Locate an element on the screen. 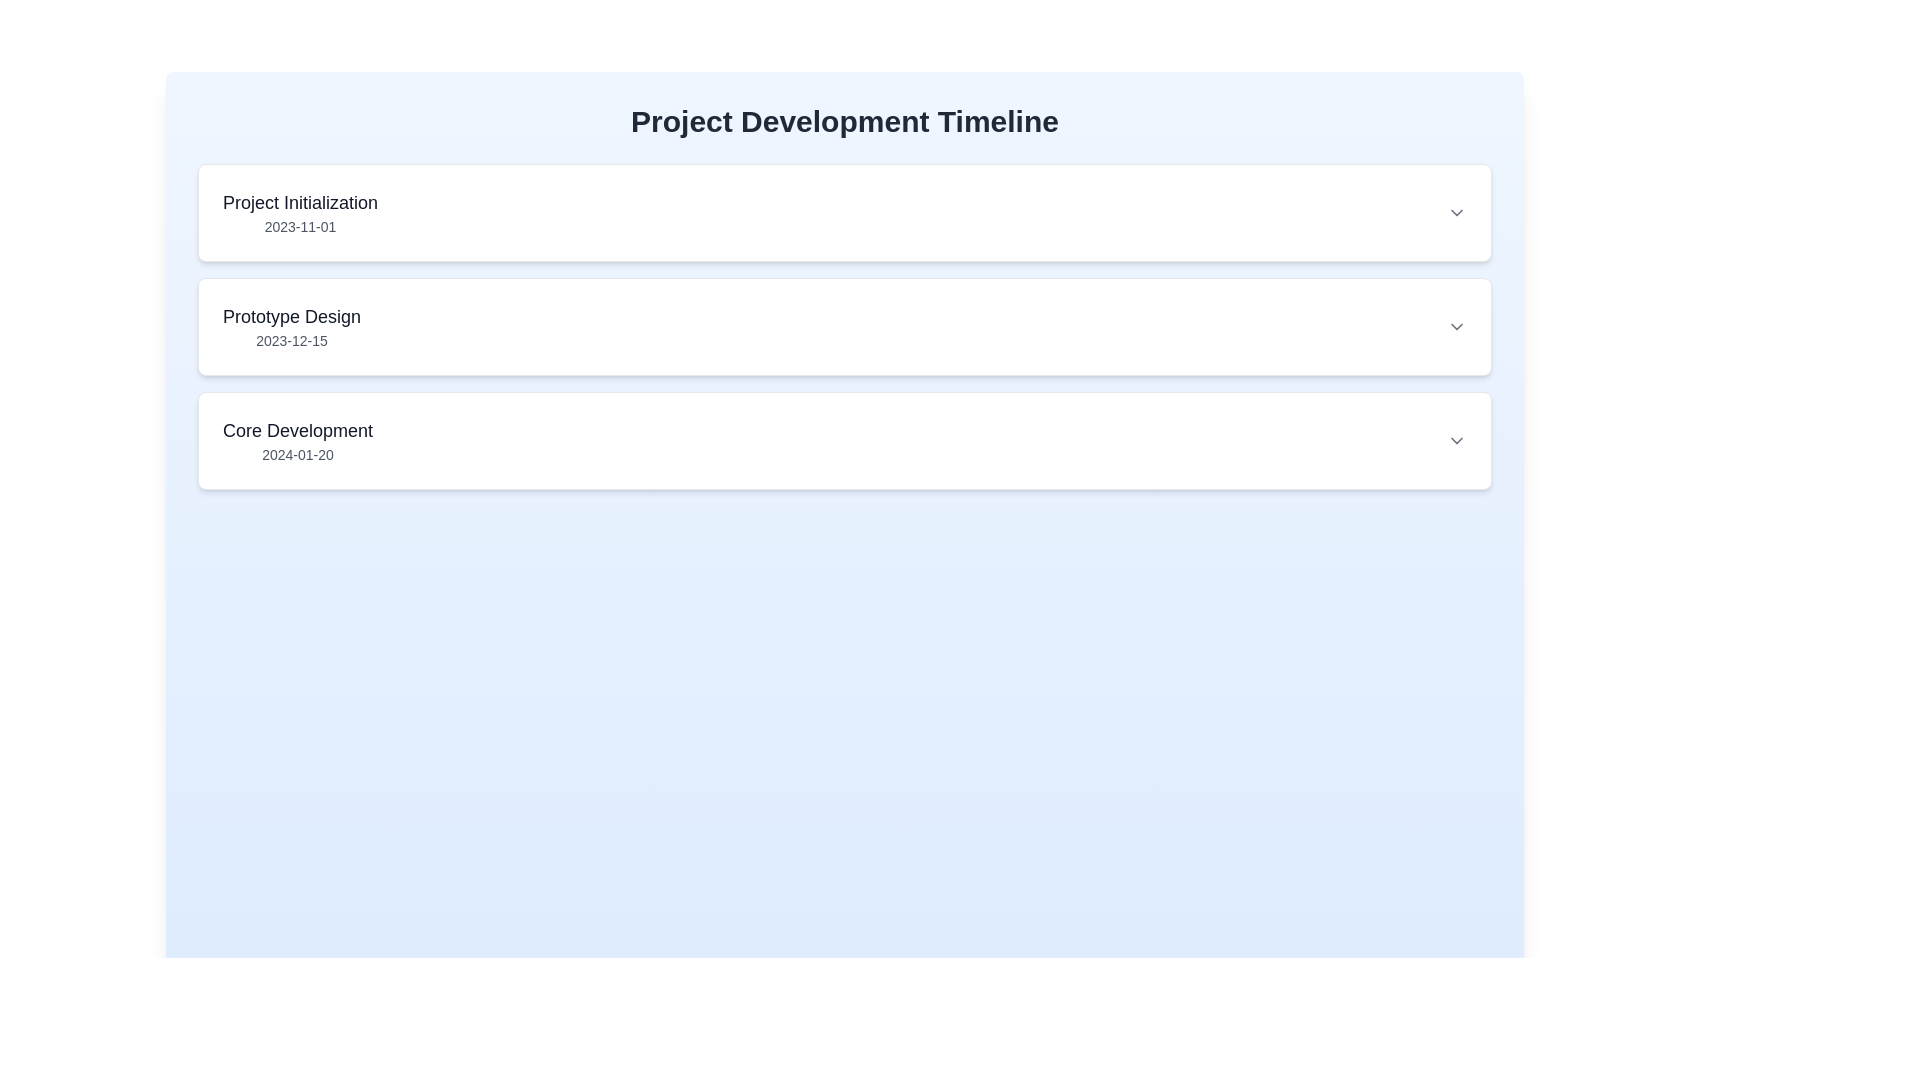 The image size is (1920, 1080). the text element displaying 'Core Development' and the date '2024-01-20' is located at coordinates (296, 439).